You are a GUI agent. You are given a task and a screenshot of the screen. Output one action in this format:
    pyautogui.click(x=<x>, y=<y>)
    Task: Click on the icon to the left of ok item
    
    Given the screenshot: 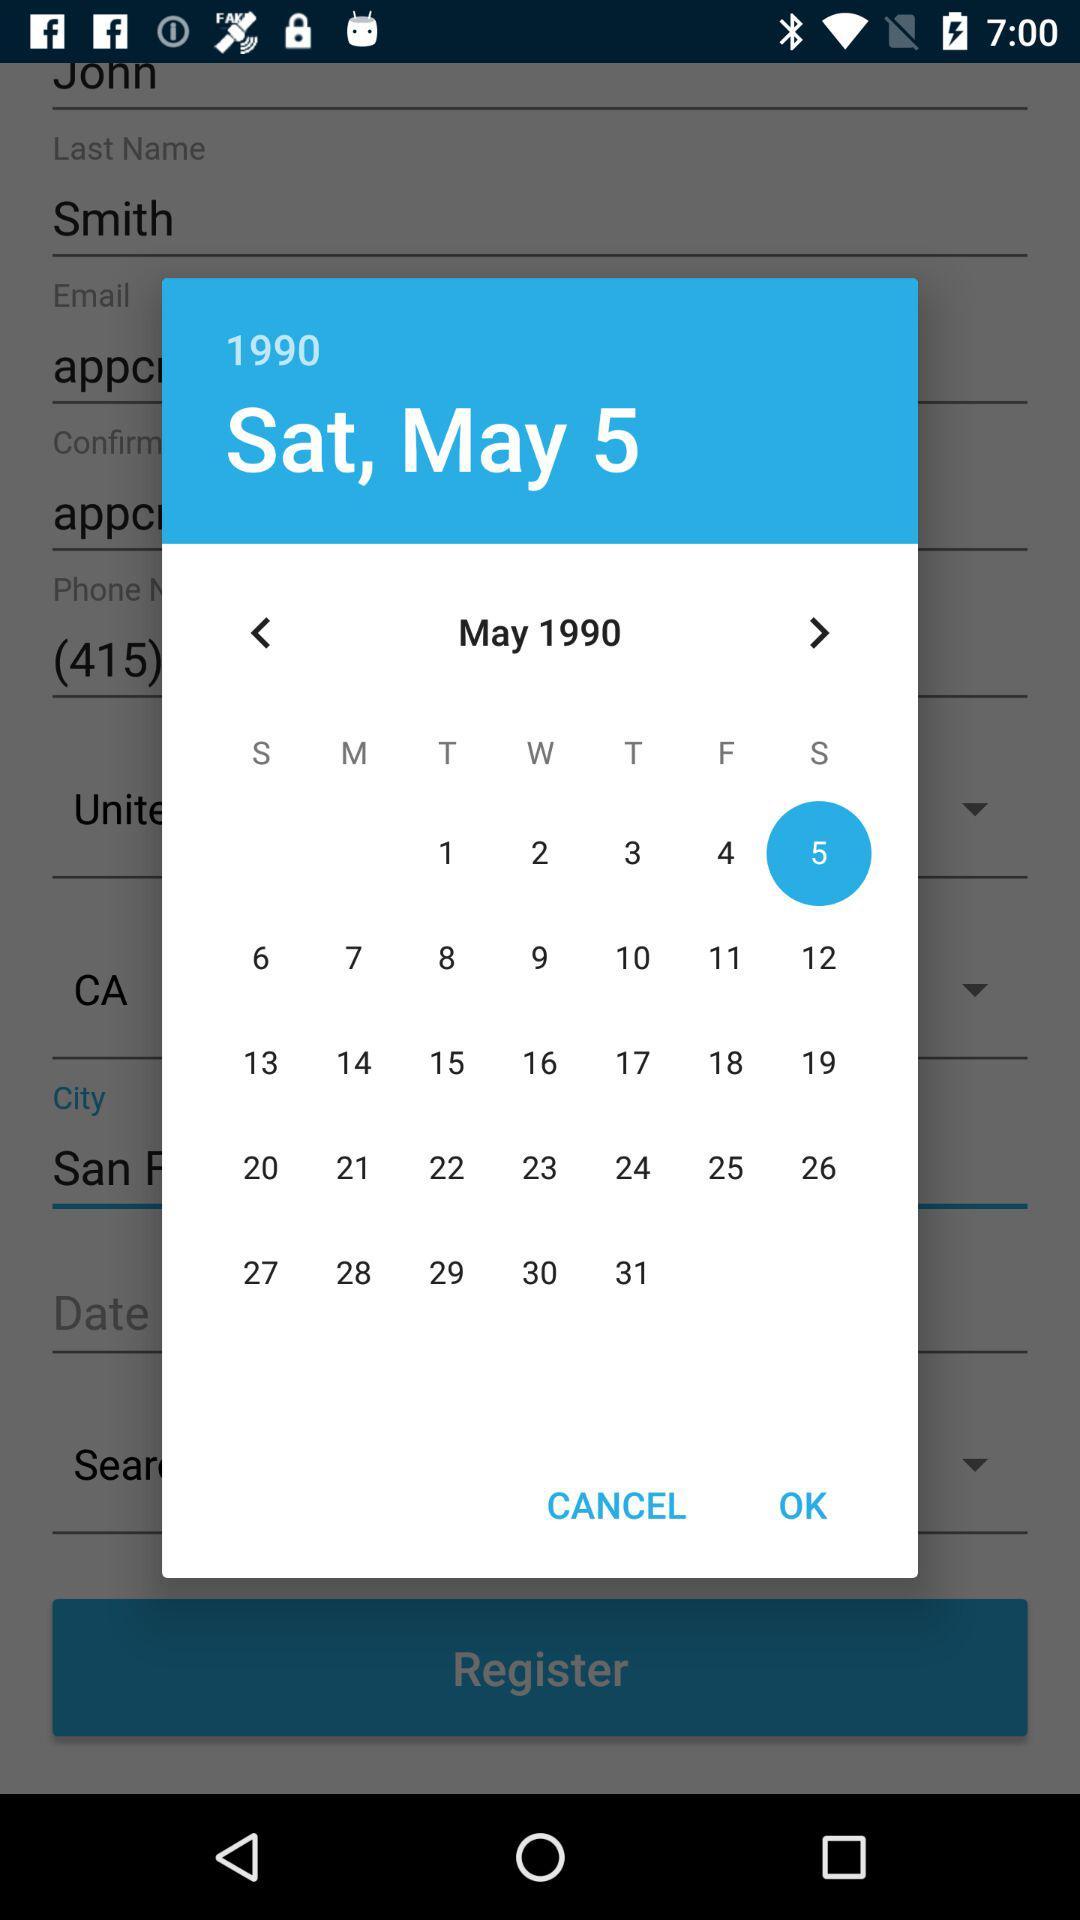 What is the action you would take?
    pyautogui.click(x=615, y=1504)
    